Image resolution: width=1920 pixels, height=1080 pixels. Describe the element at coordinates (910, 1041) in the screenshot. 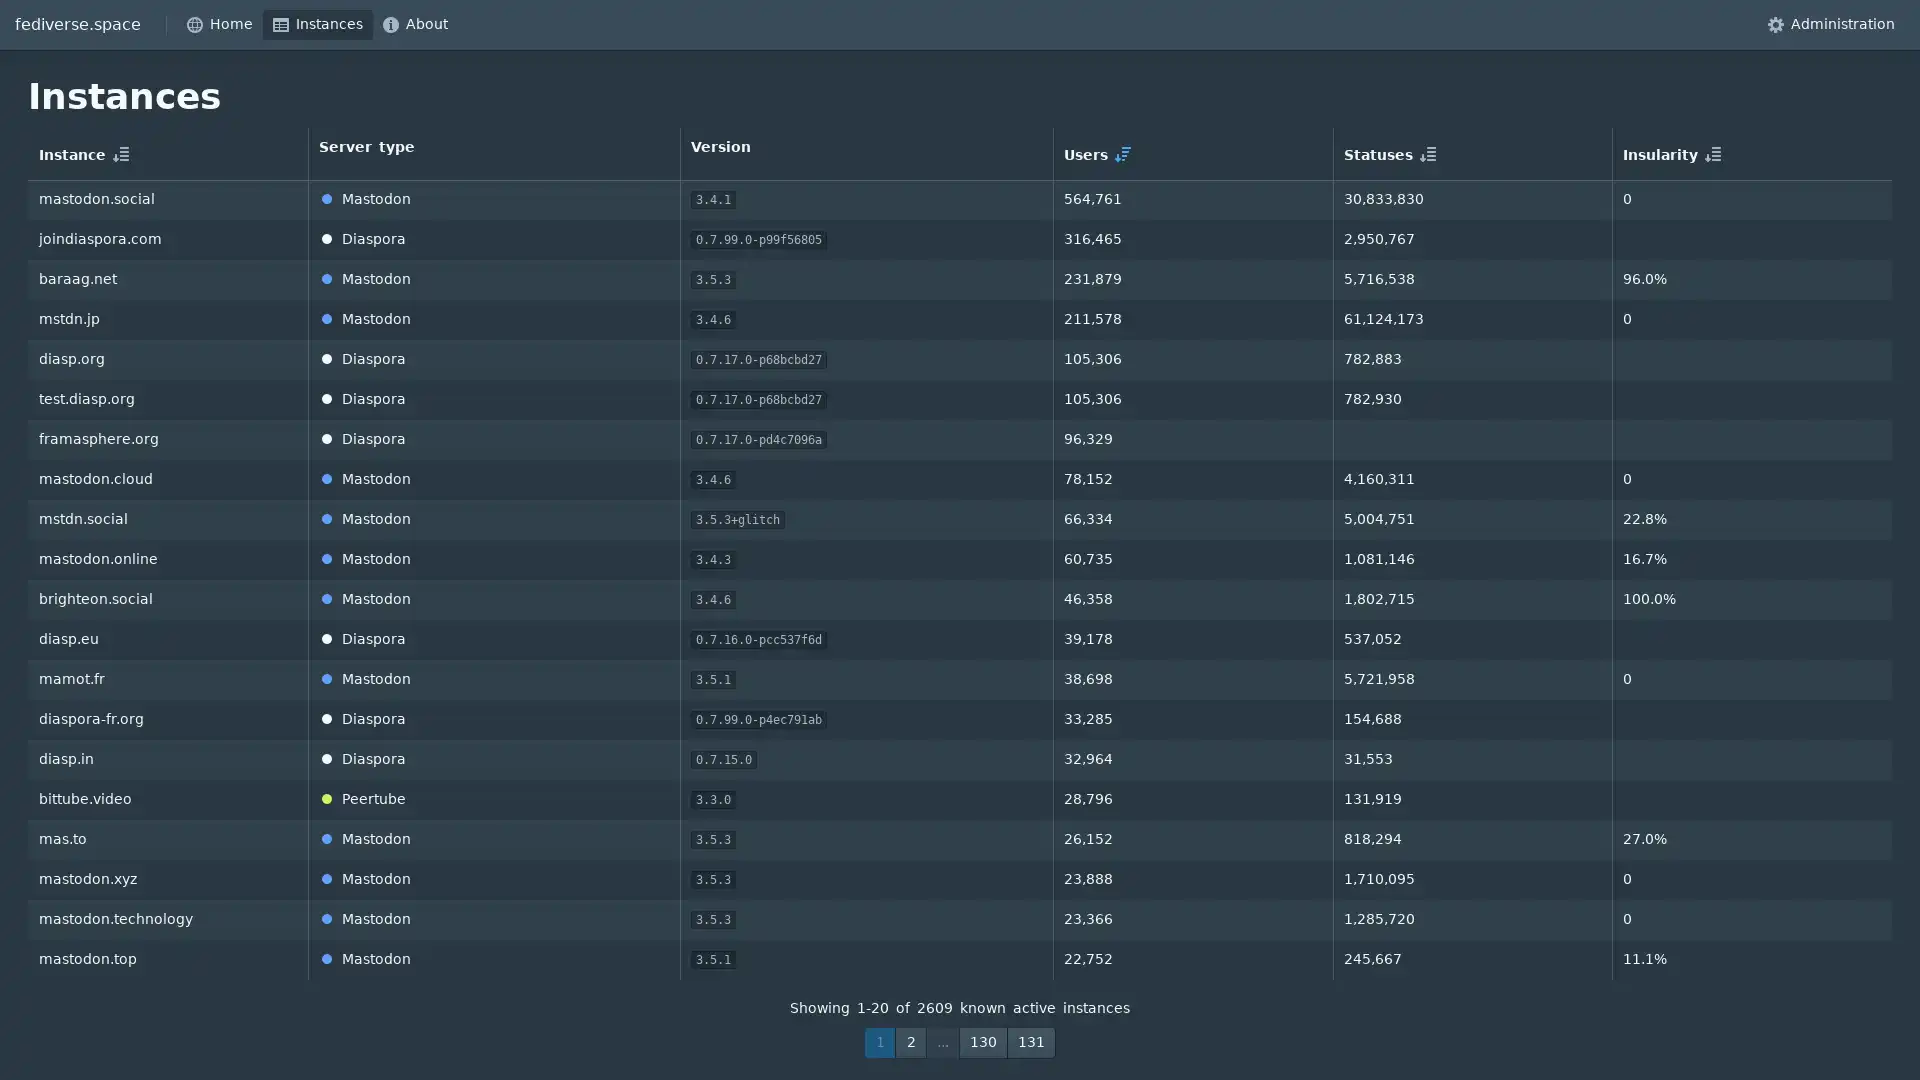

I see `2` at that location.